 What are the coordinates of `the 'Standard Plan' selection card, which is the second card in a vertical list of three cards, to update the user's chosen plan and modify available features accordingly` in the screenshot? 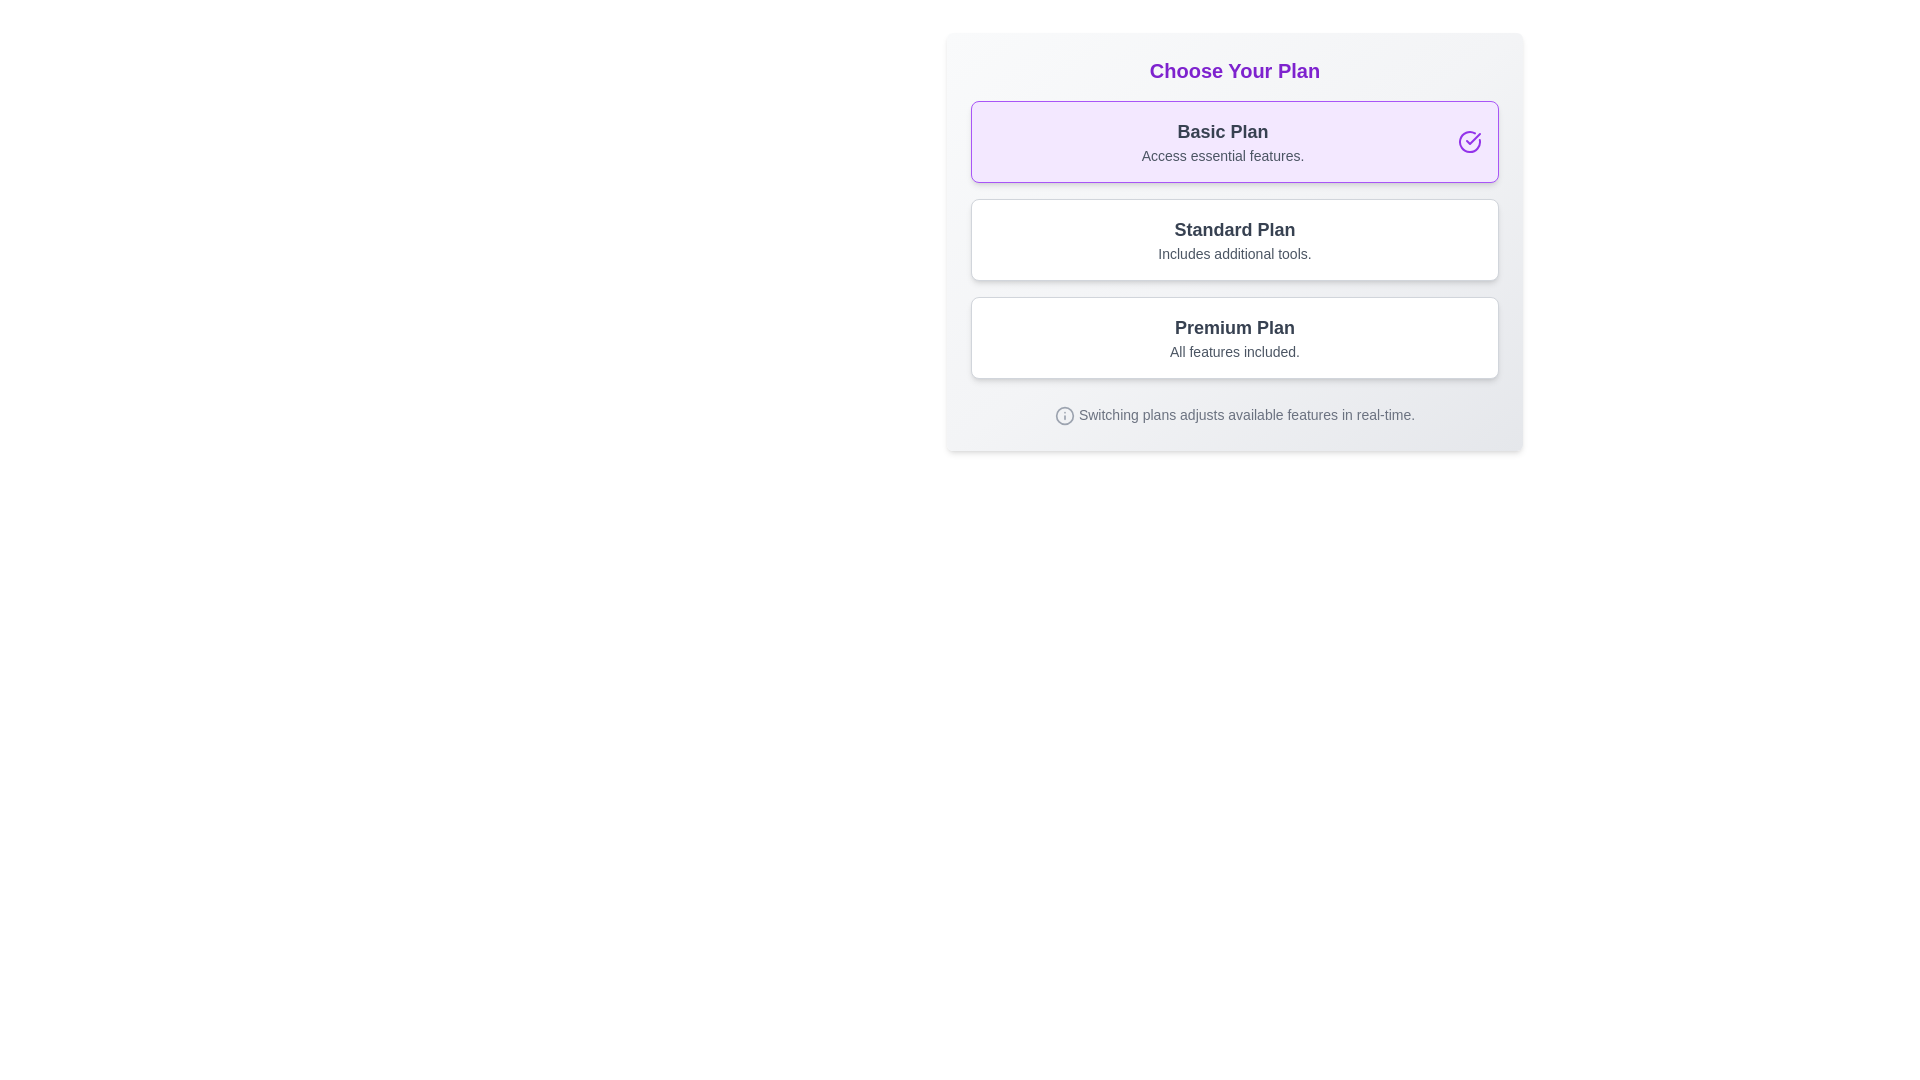 It's located at (1233, 241).